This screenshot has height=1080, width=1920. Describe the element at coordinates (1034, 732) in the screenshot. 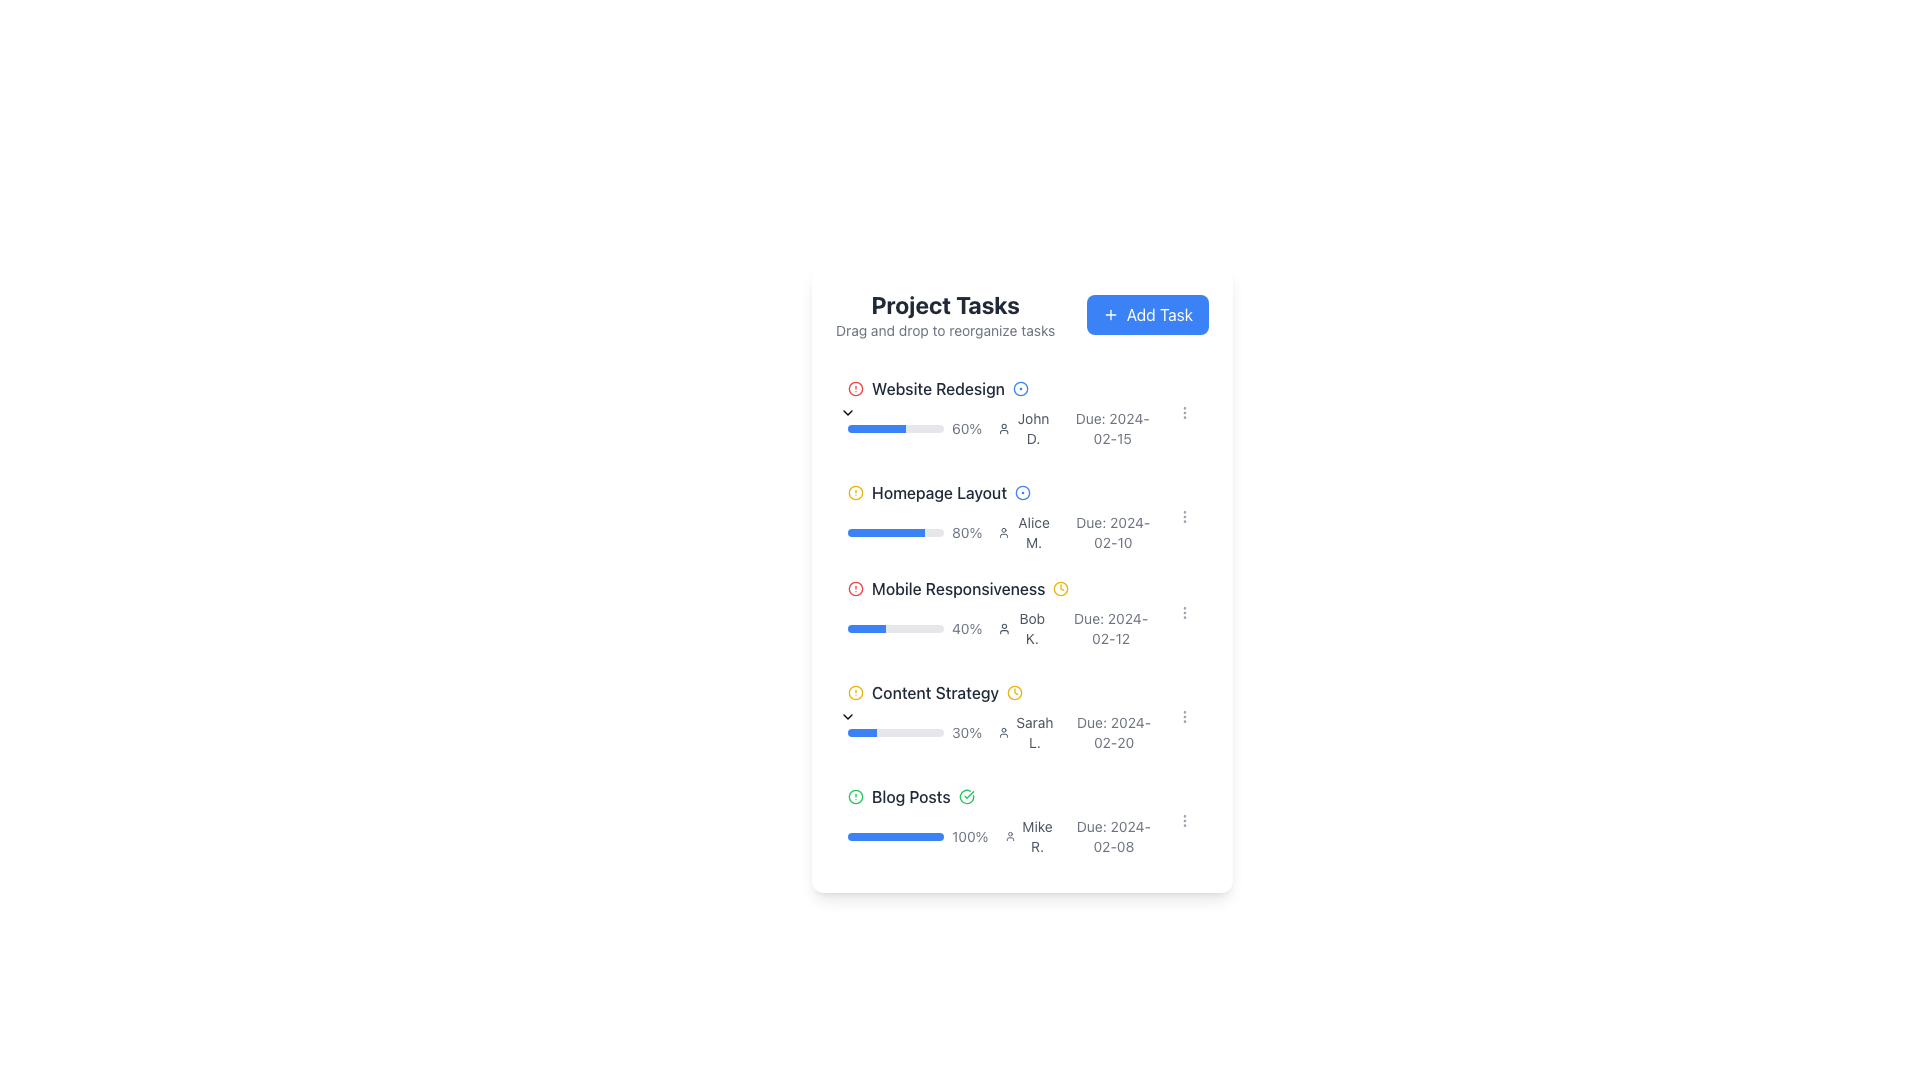

I see `text label displaying the name of the individual assigned to the 'Content Strategy' task, located to the right of the progress bar and left of the due date` at that location.